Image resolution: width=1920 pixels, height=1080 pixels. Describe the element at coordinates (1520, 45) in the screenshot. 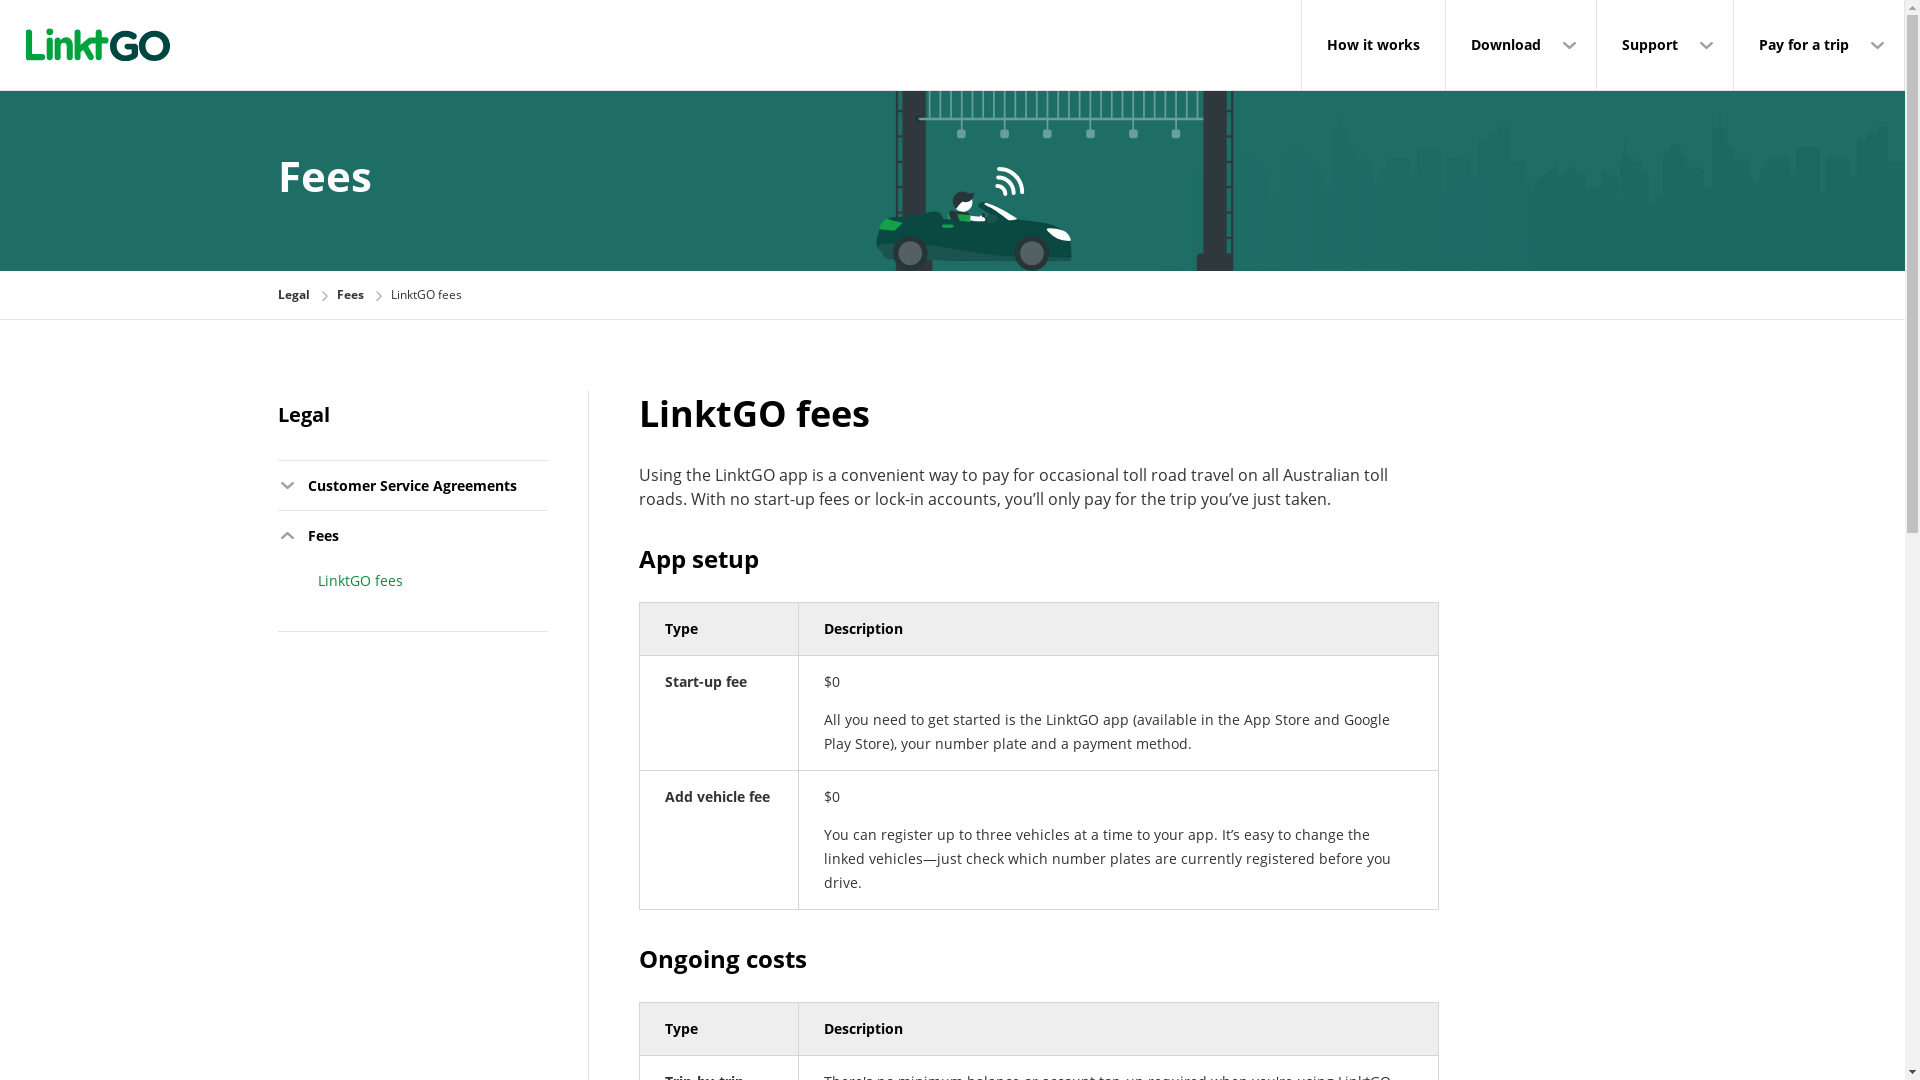

I see `'Download'` at that location.